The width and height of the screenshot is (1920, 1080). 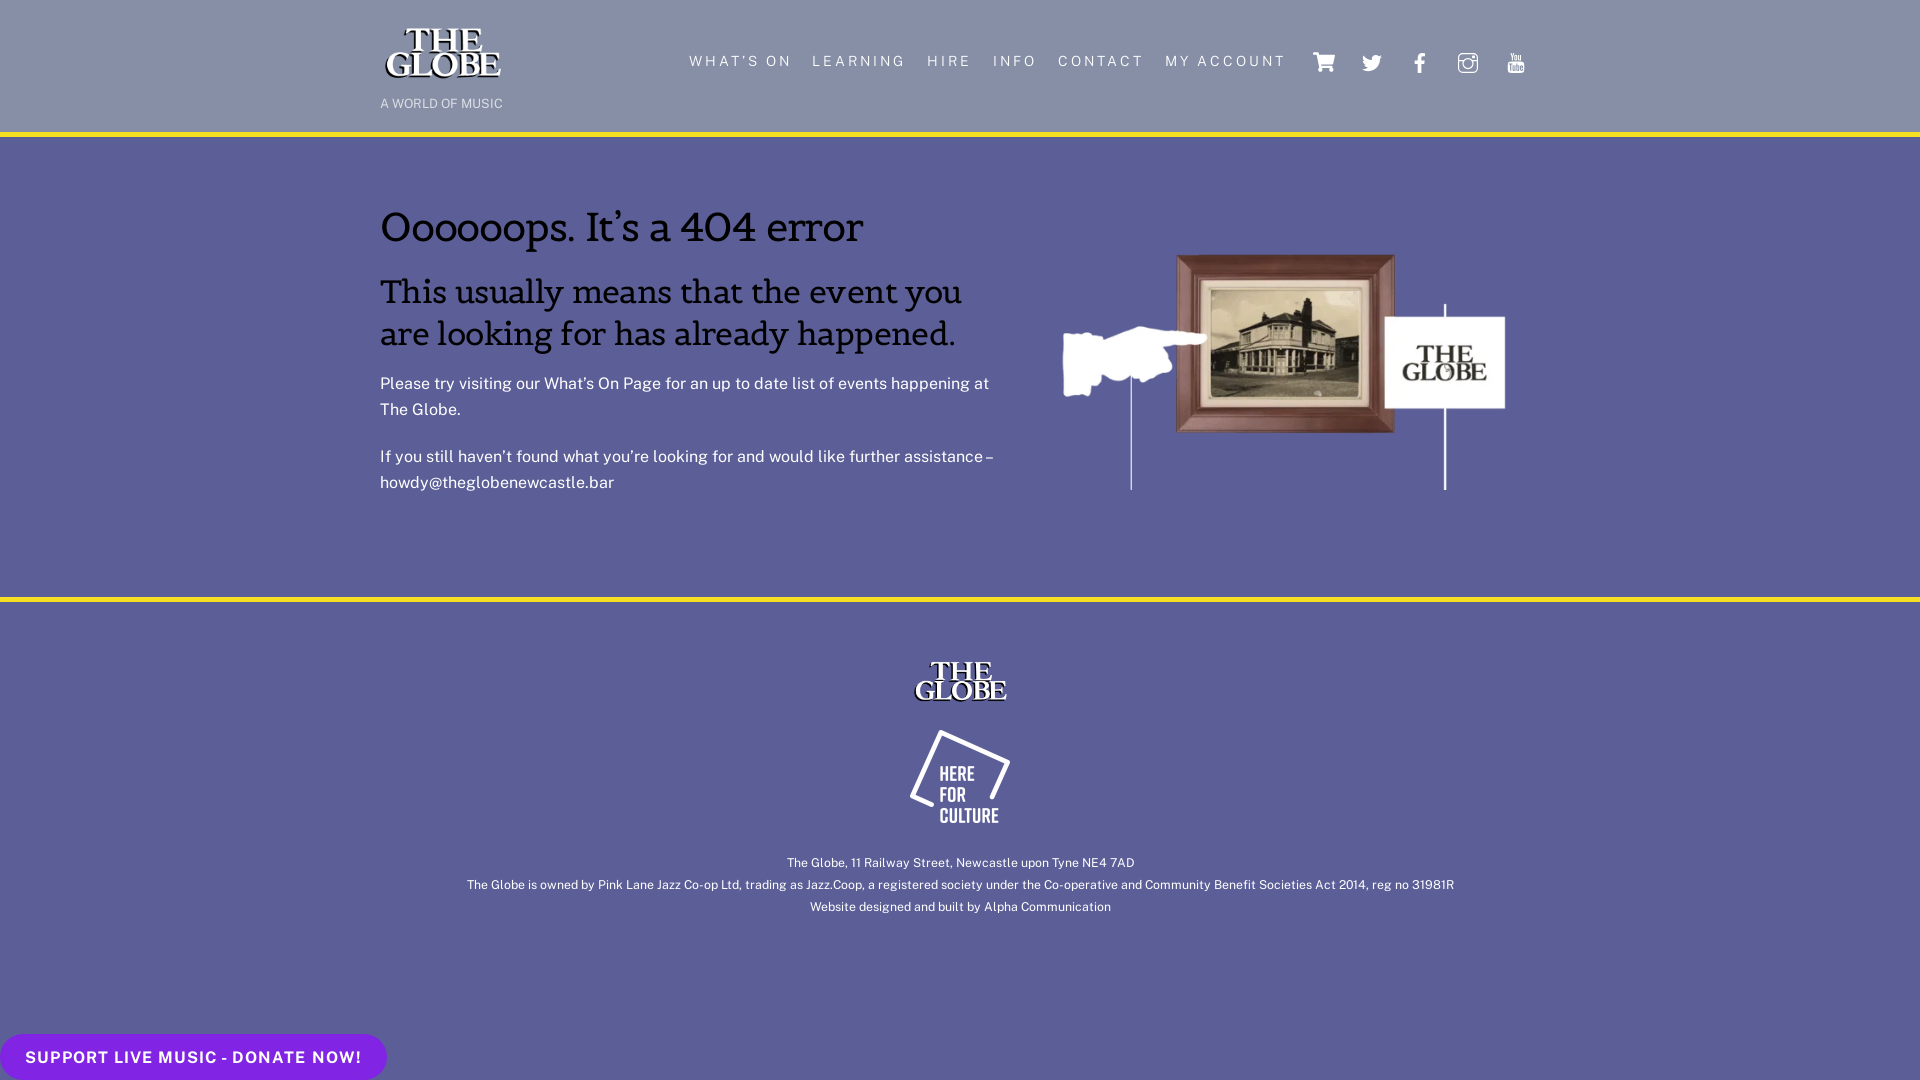 I want to click on 'Cart', so click(x=1304, y=60).